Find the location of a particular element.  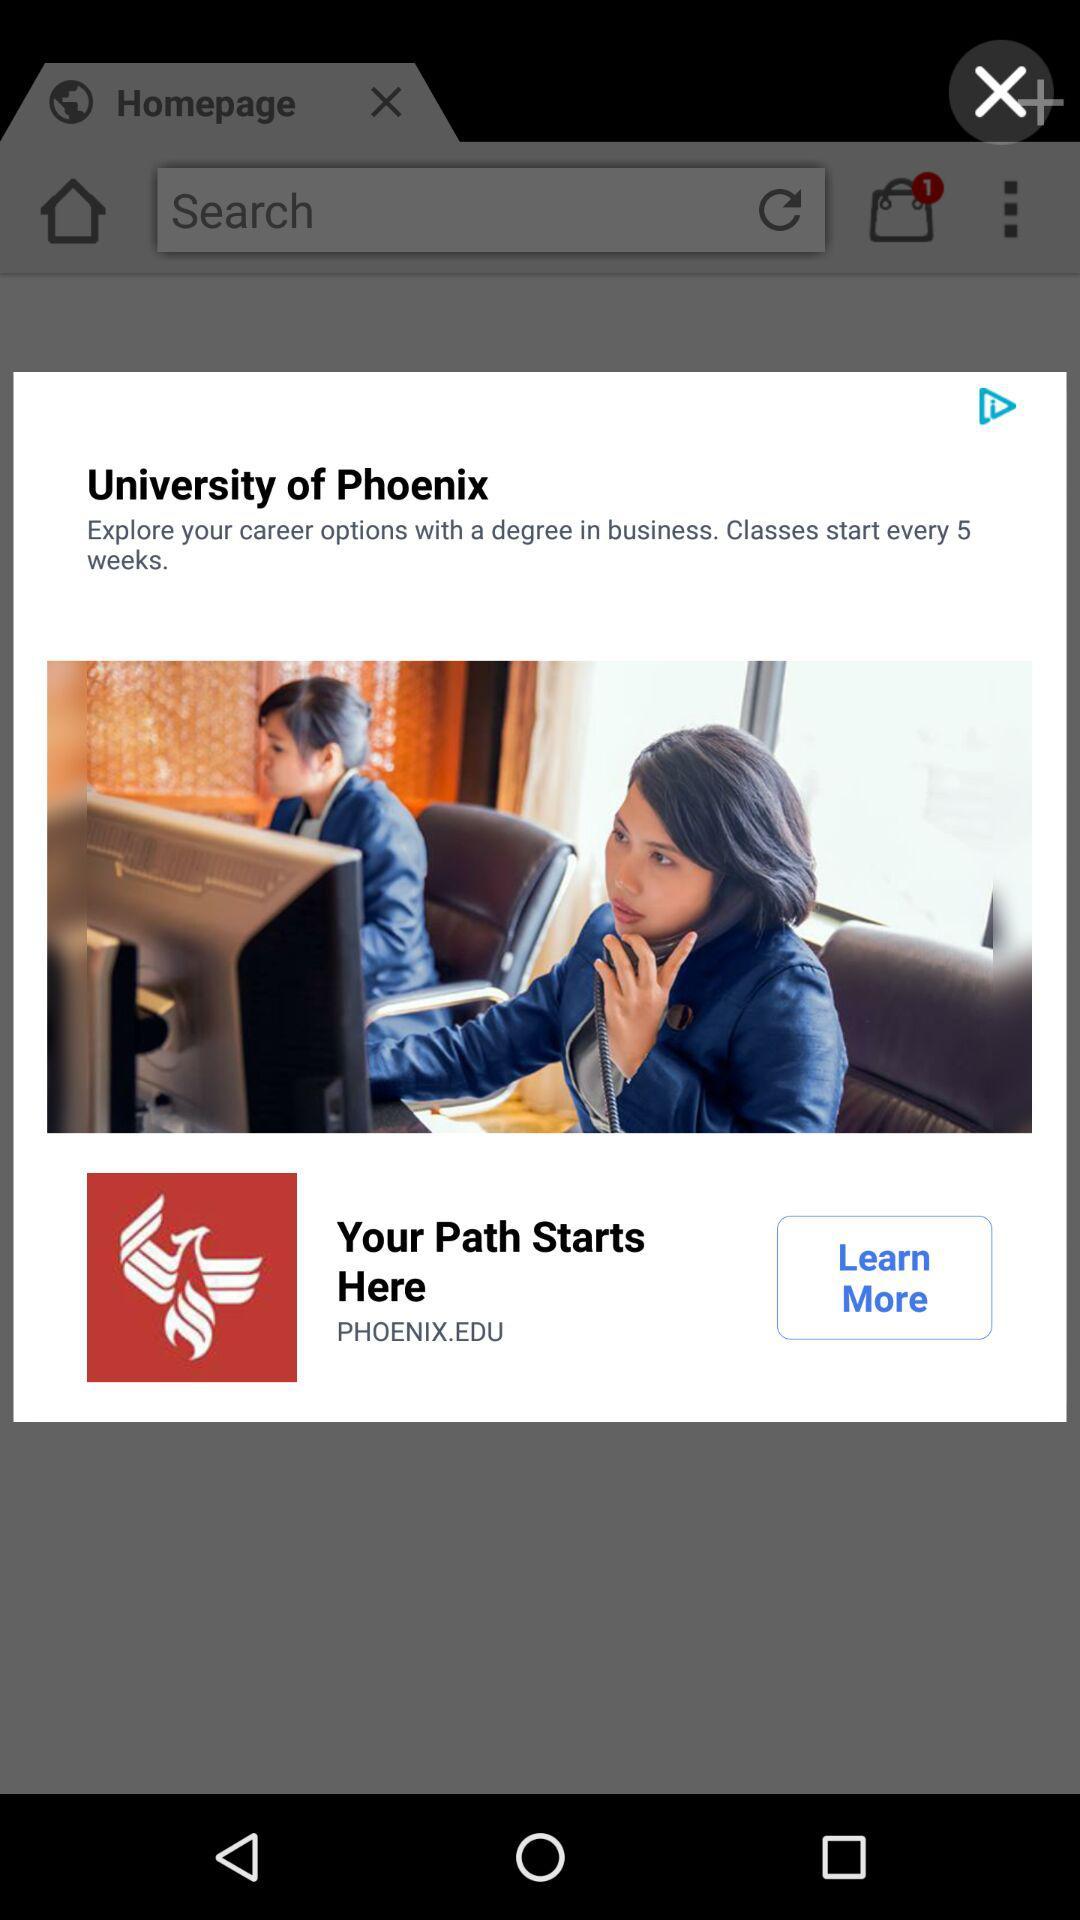

the item next to the your path starts is located at coordinates (192, 1276).